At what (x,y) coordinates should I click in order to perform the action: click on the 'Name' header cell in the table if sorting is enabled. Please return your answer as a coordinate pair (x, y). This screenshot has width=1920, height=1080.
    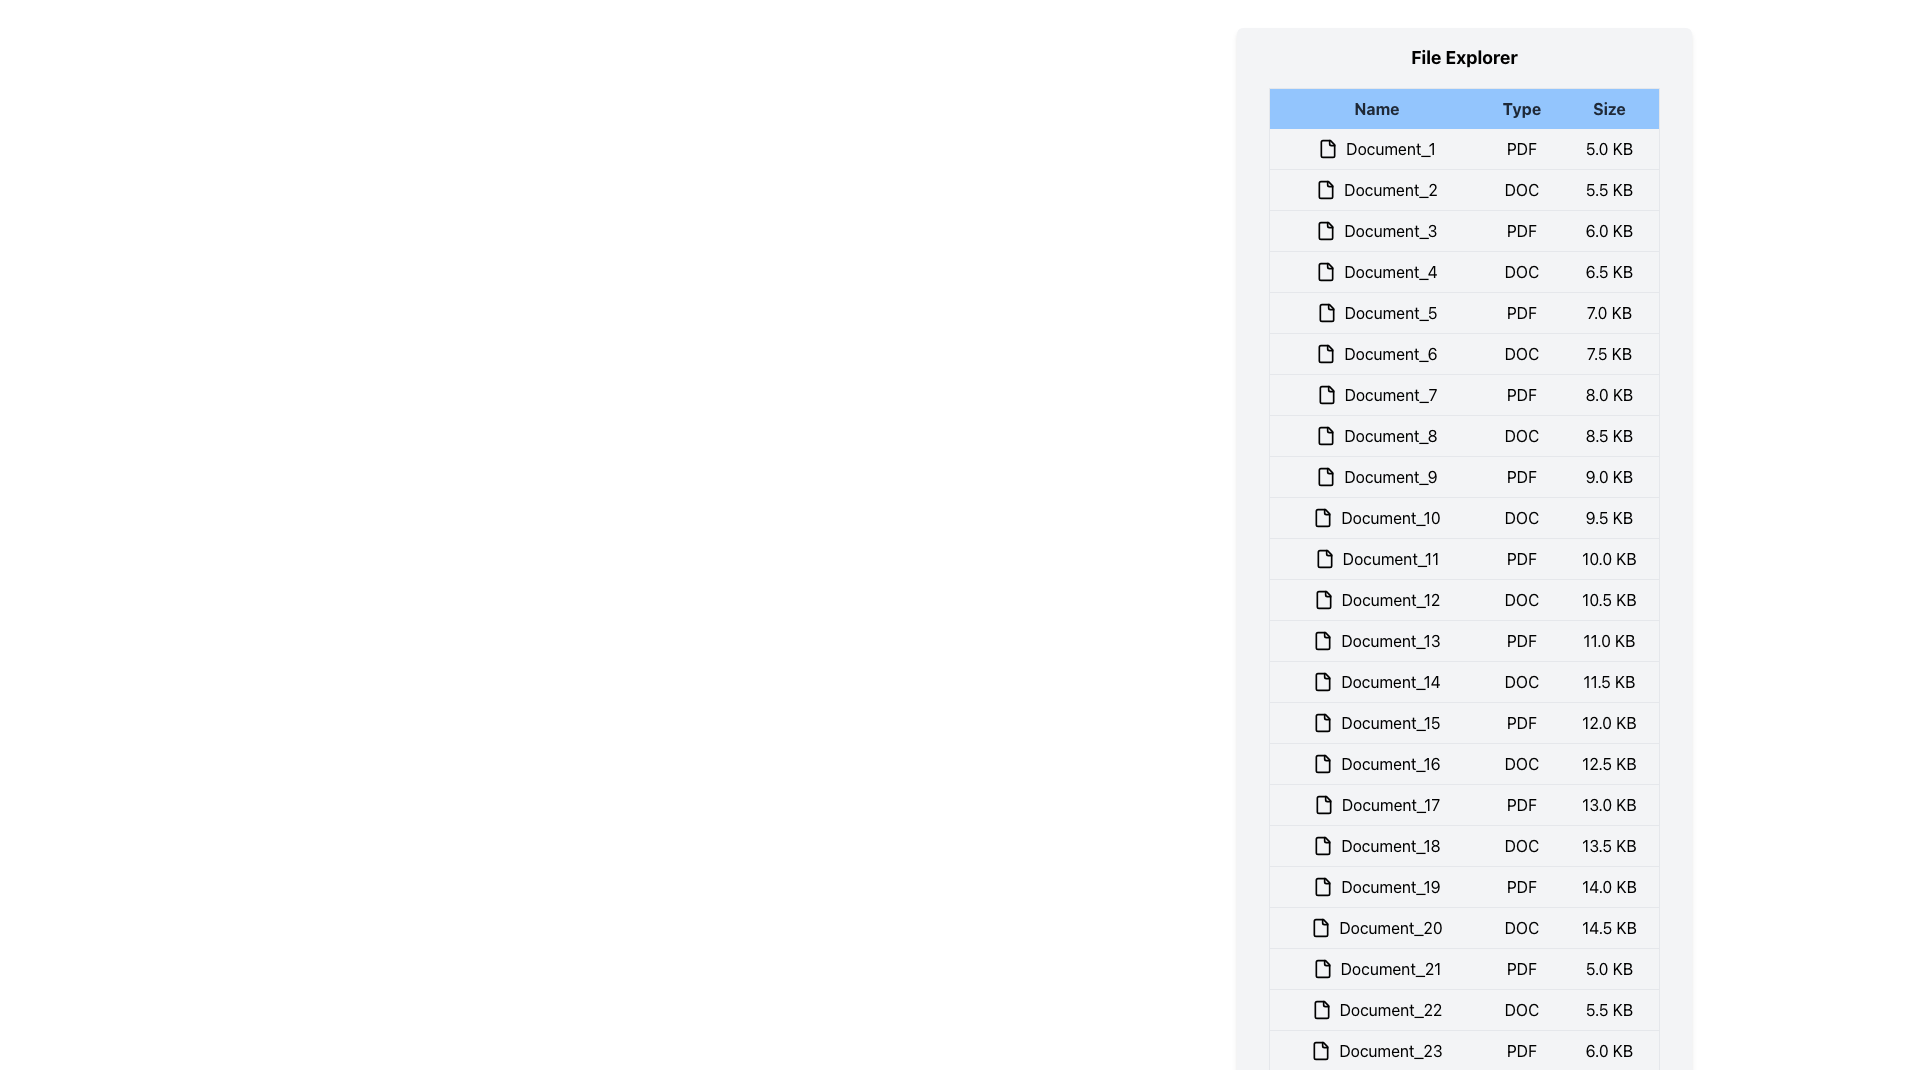
    Looking at the image, I should click on (1375, 108).